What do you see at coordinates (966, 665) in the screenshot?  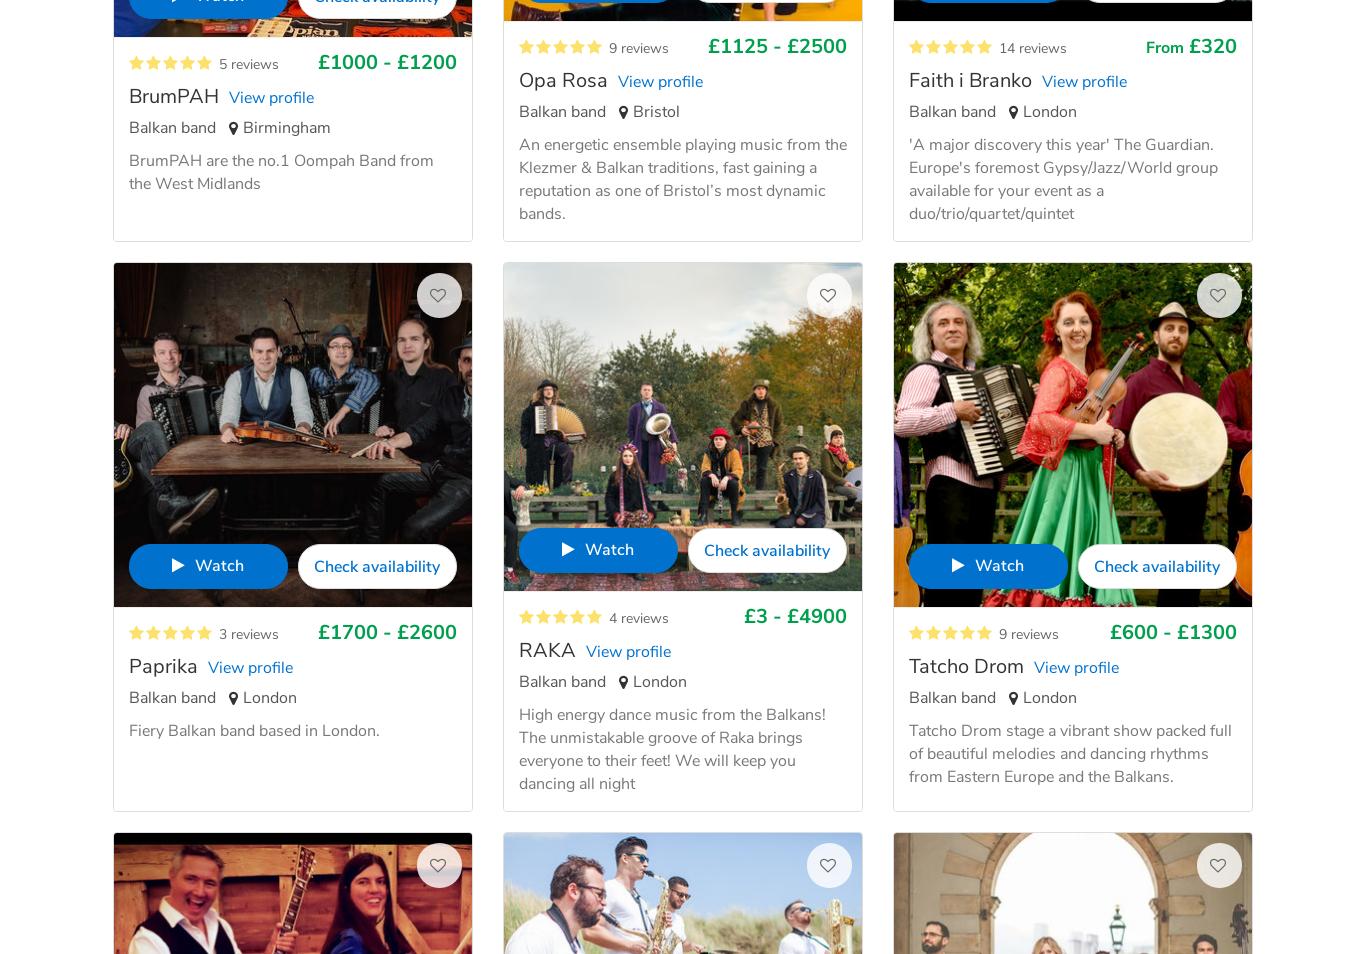 I see `'Tatcho Drom'` at bounding box center [966, 665].